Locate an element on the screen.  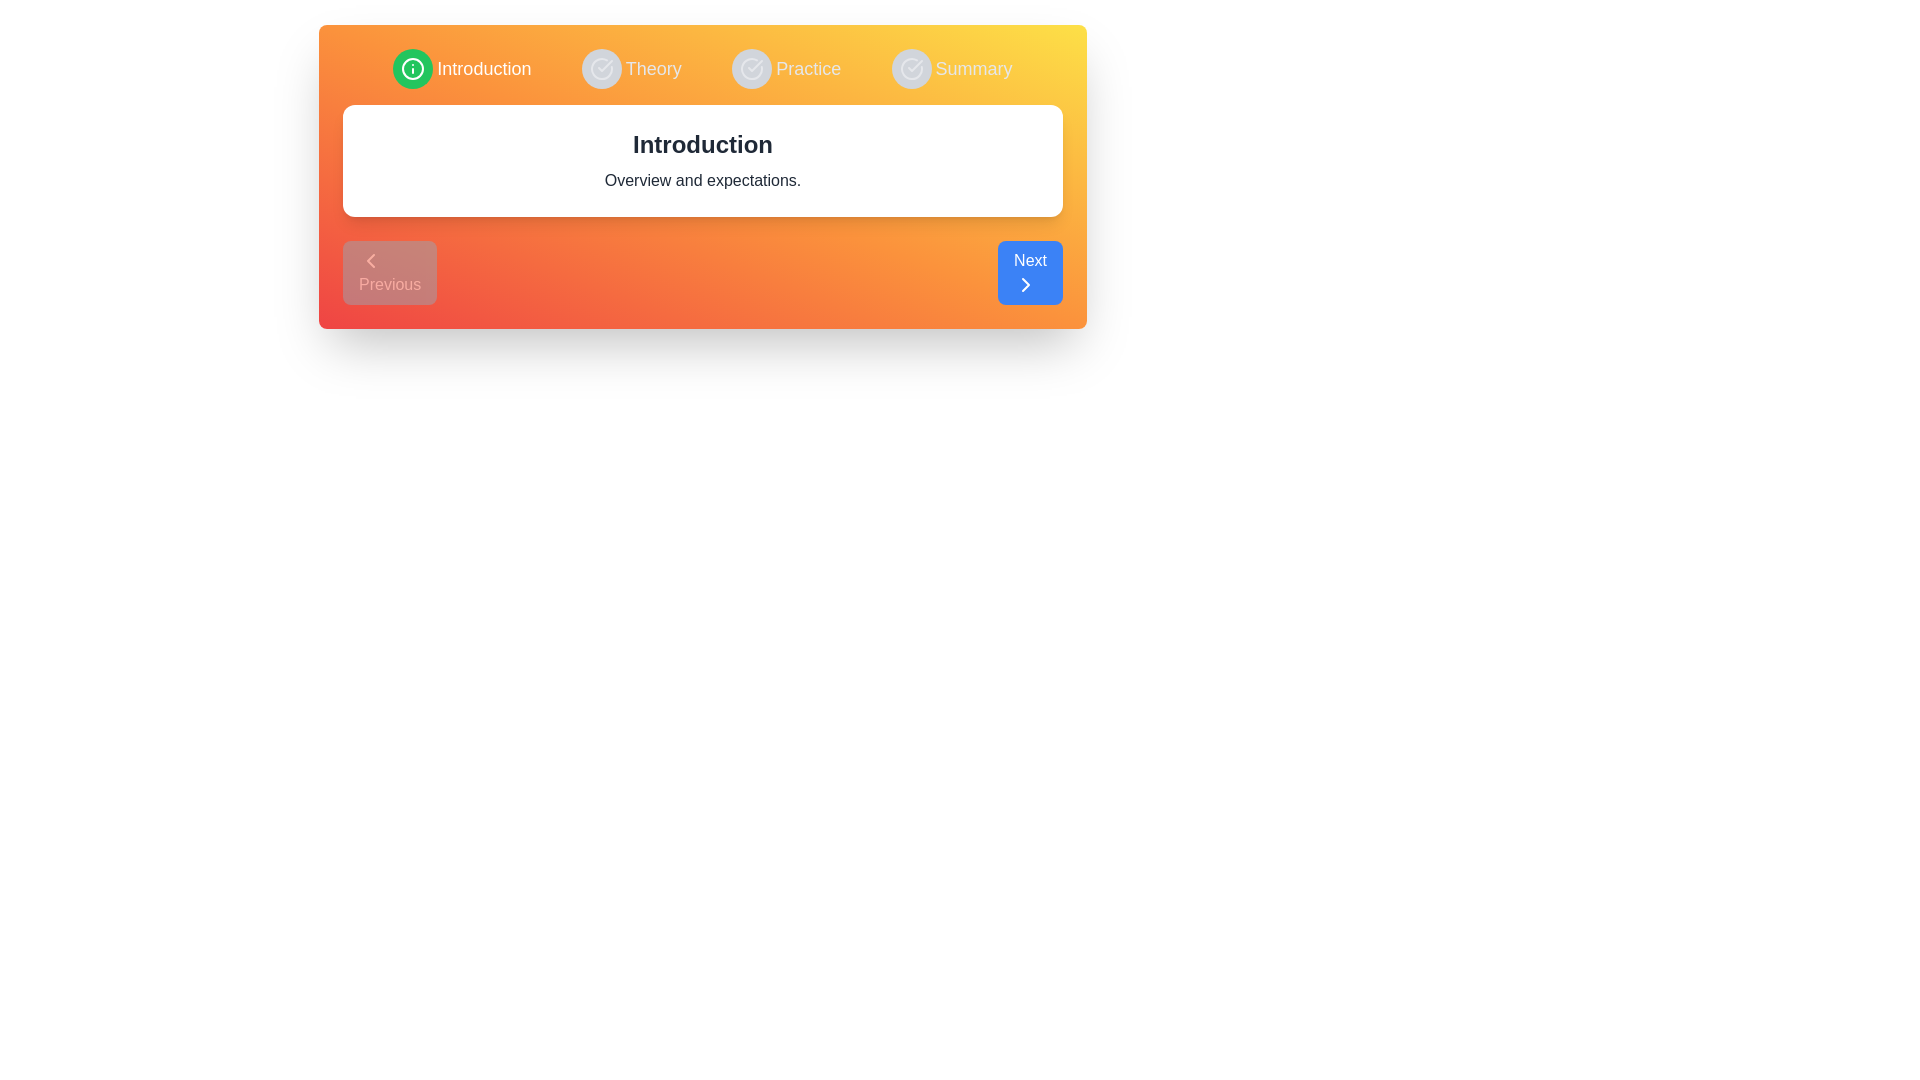
the stage Theory to view its details is located at coordinates (630, 68).